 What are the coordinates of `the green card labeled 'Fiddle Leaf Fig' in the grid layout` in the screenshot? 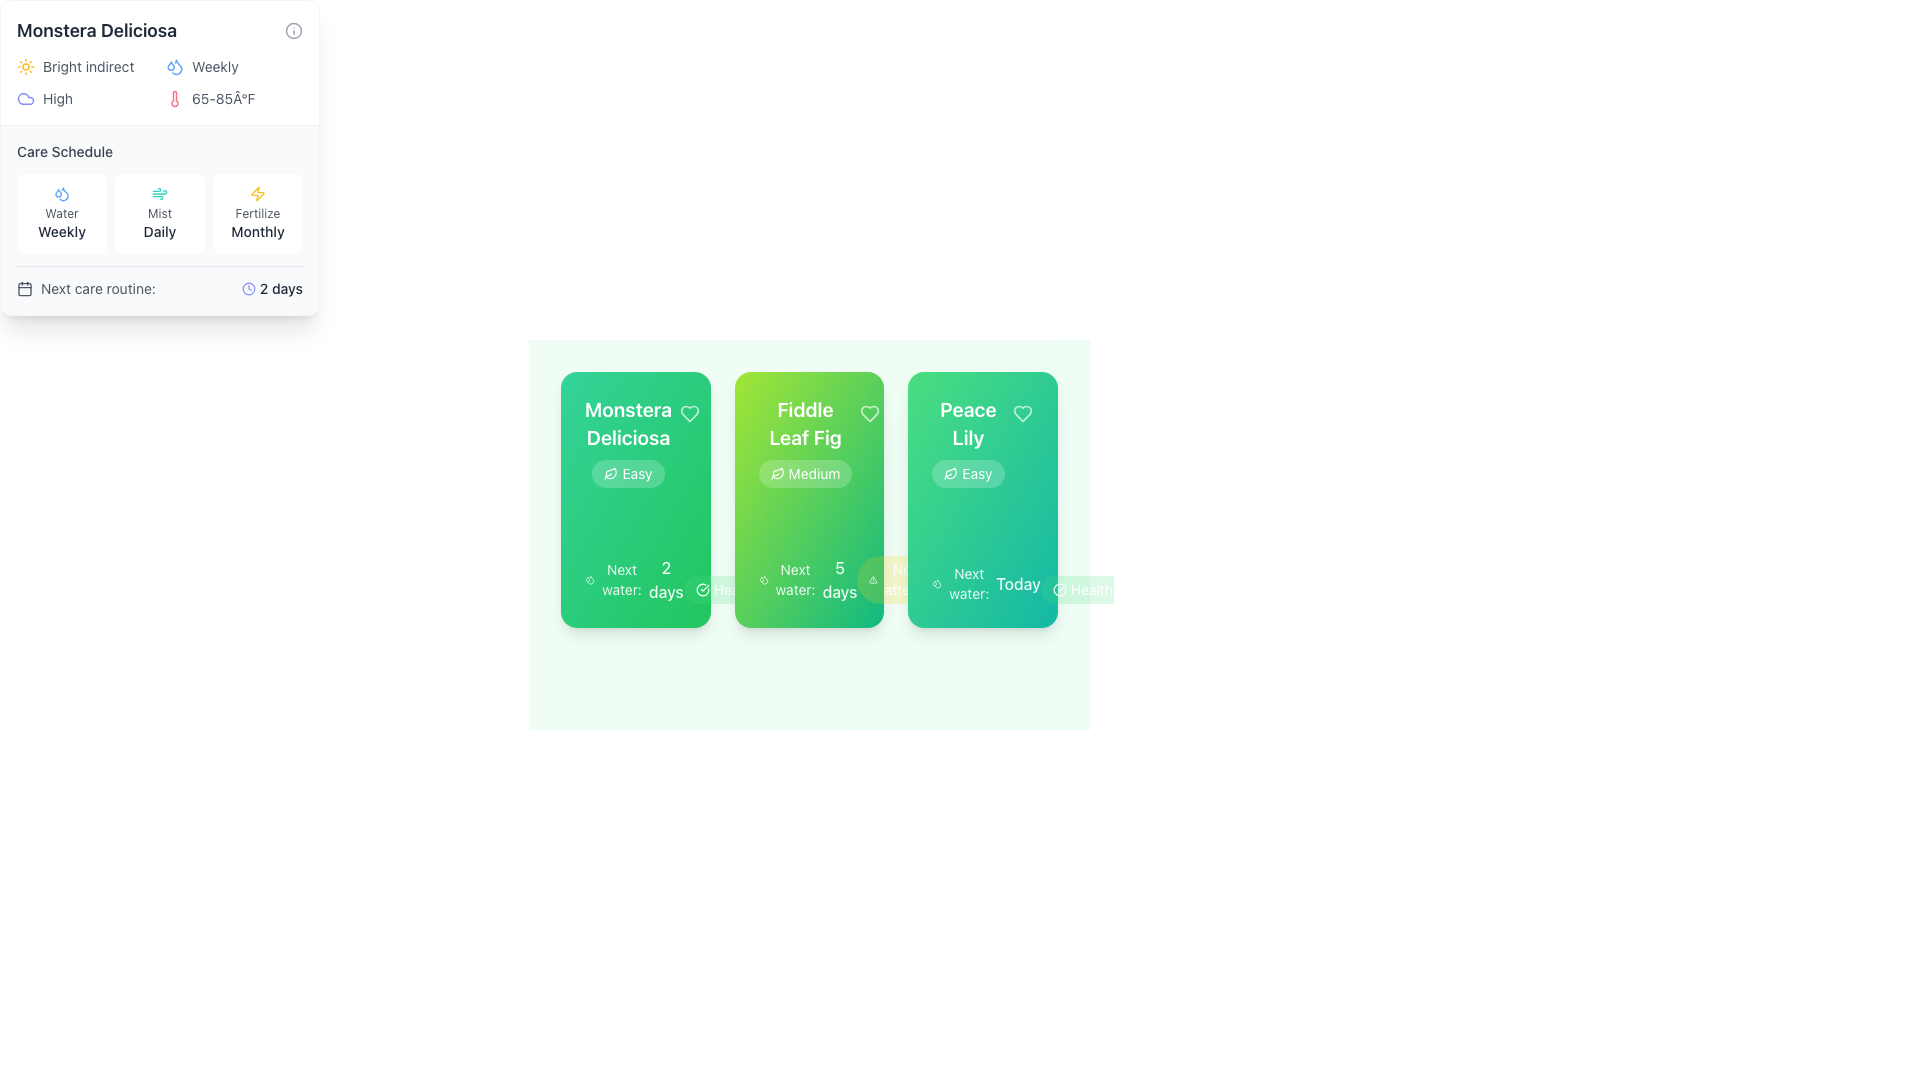 It's located at (809, 499).